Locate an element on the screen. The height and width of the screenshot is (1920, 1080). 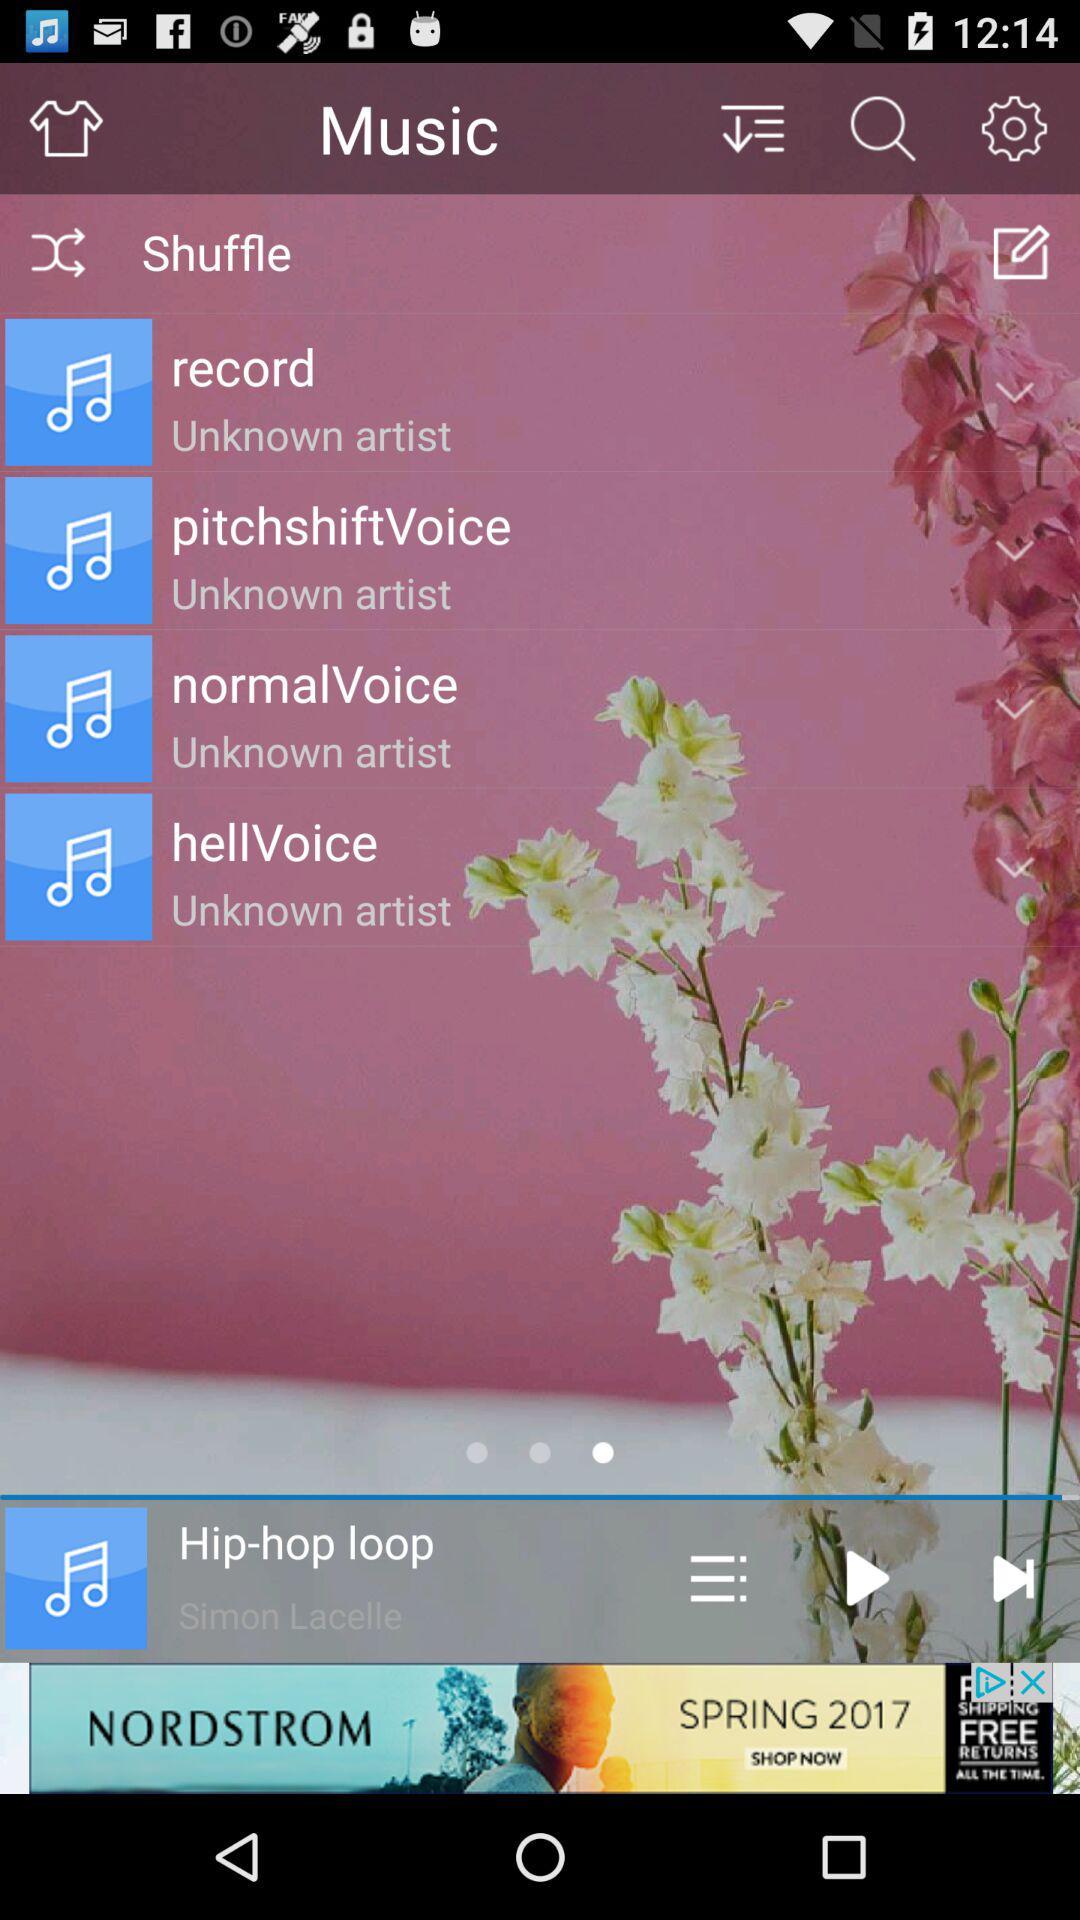
the edit icon is located at coordinates (1022, 268).